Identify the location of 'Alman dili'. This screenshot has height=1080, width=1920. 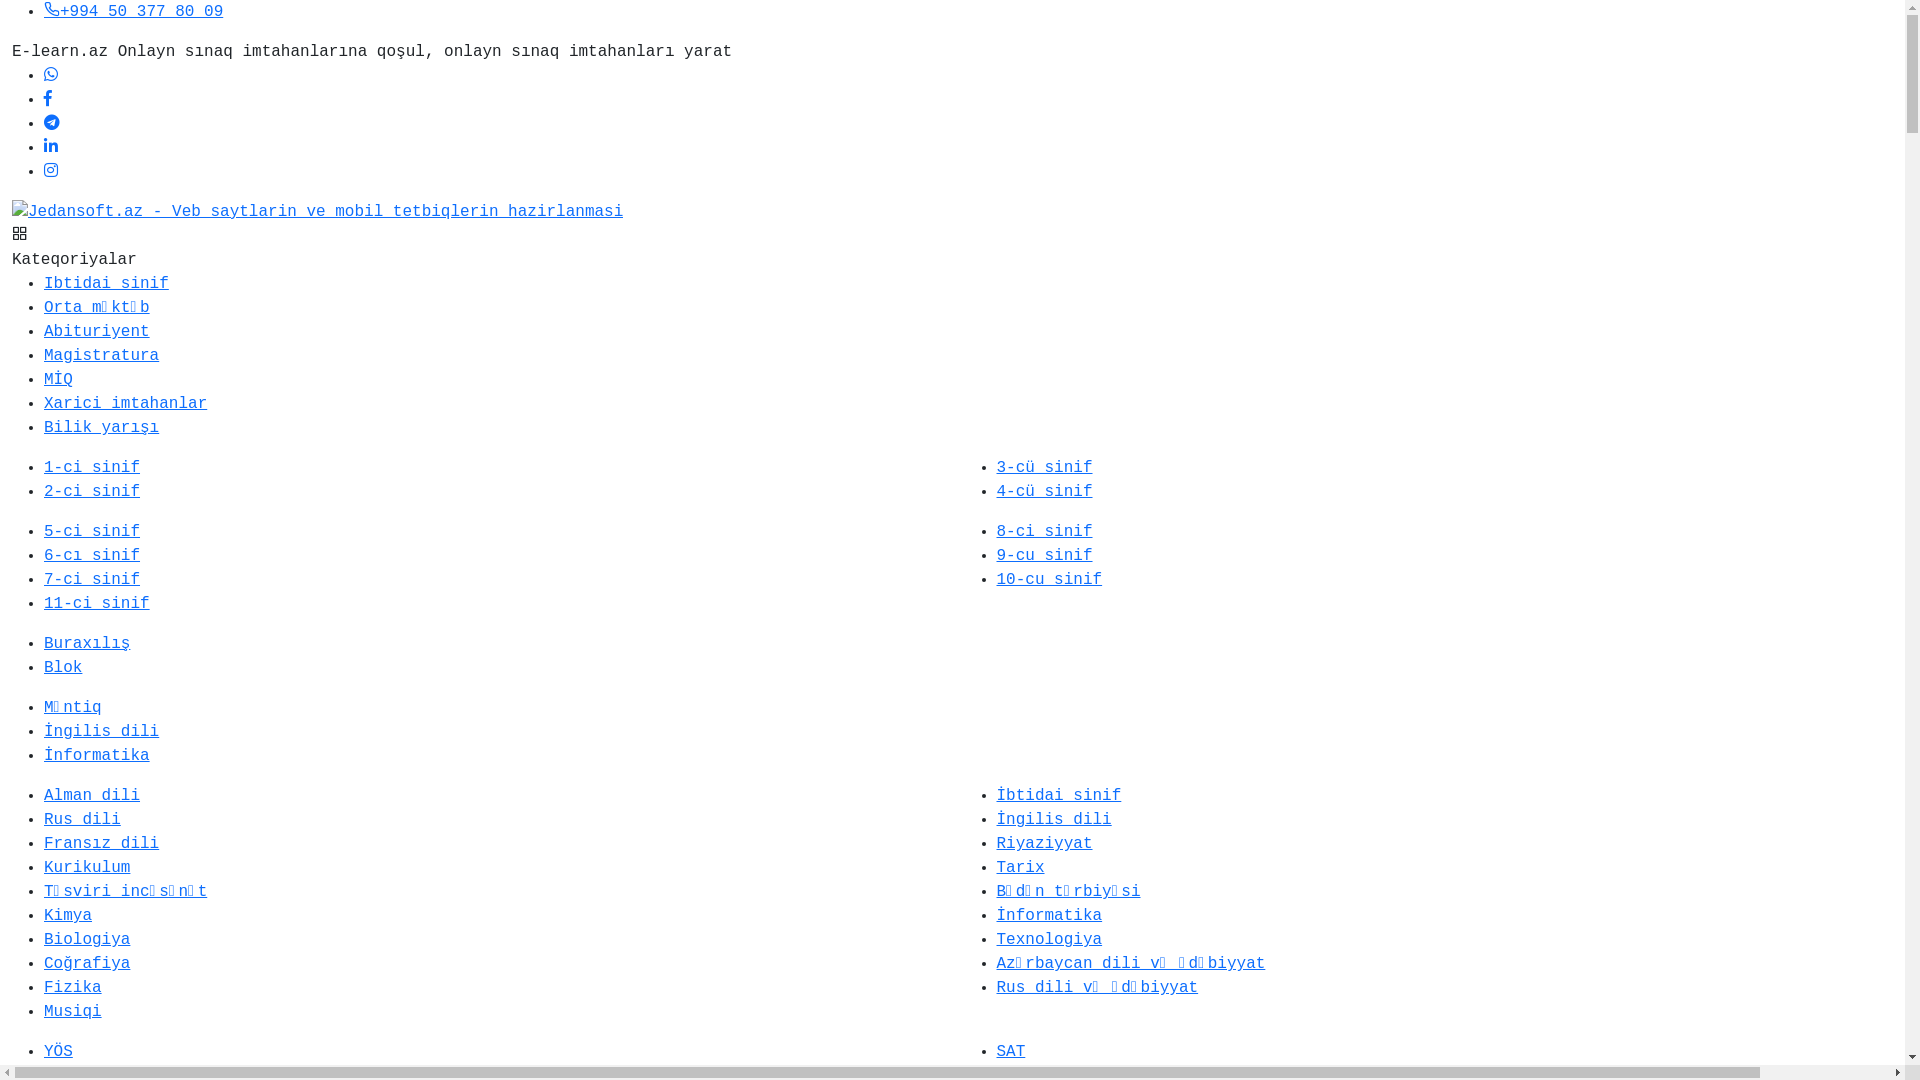
(90, 794).